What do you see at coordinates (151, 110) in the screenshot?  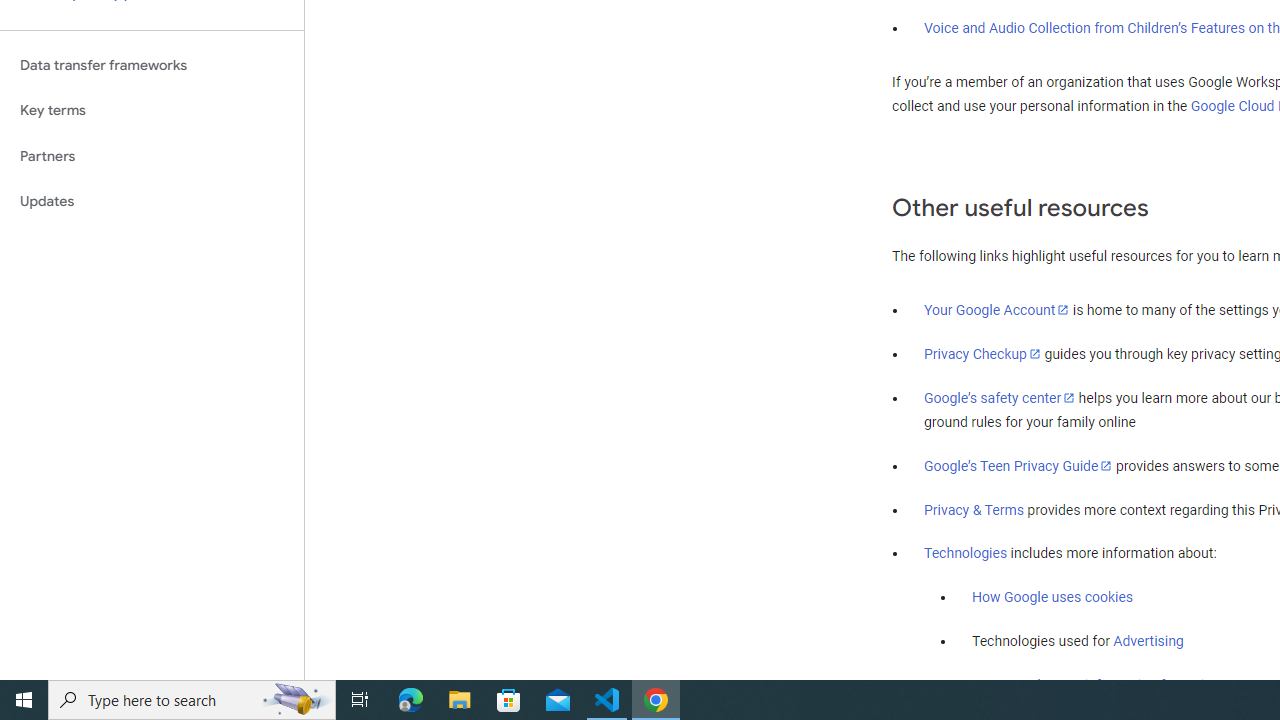 I see `'Key terms'` at bounding box center [151, 110].